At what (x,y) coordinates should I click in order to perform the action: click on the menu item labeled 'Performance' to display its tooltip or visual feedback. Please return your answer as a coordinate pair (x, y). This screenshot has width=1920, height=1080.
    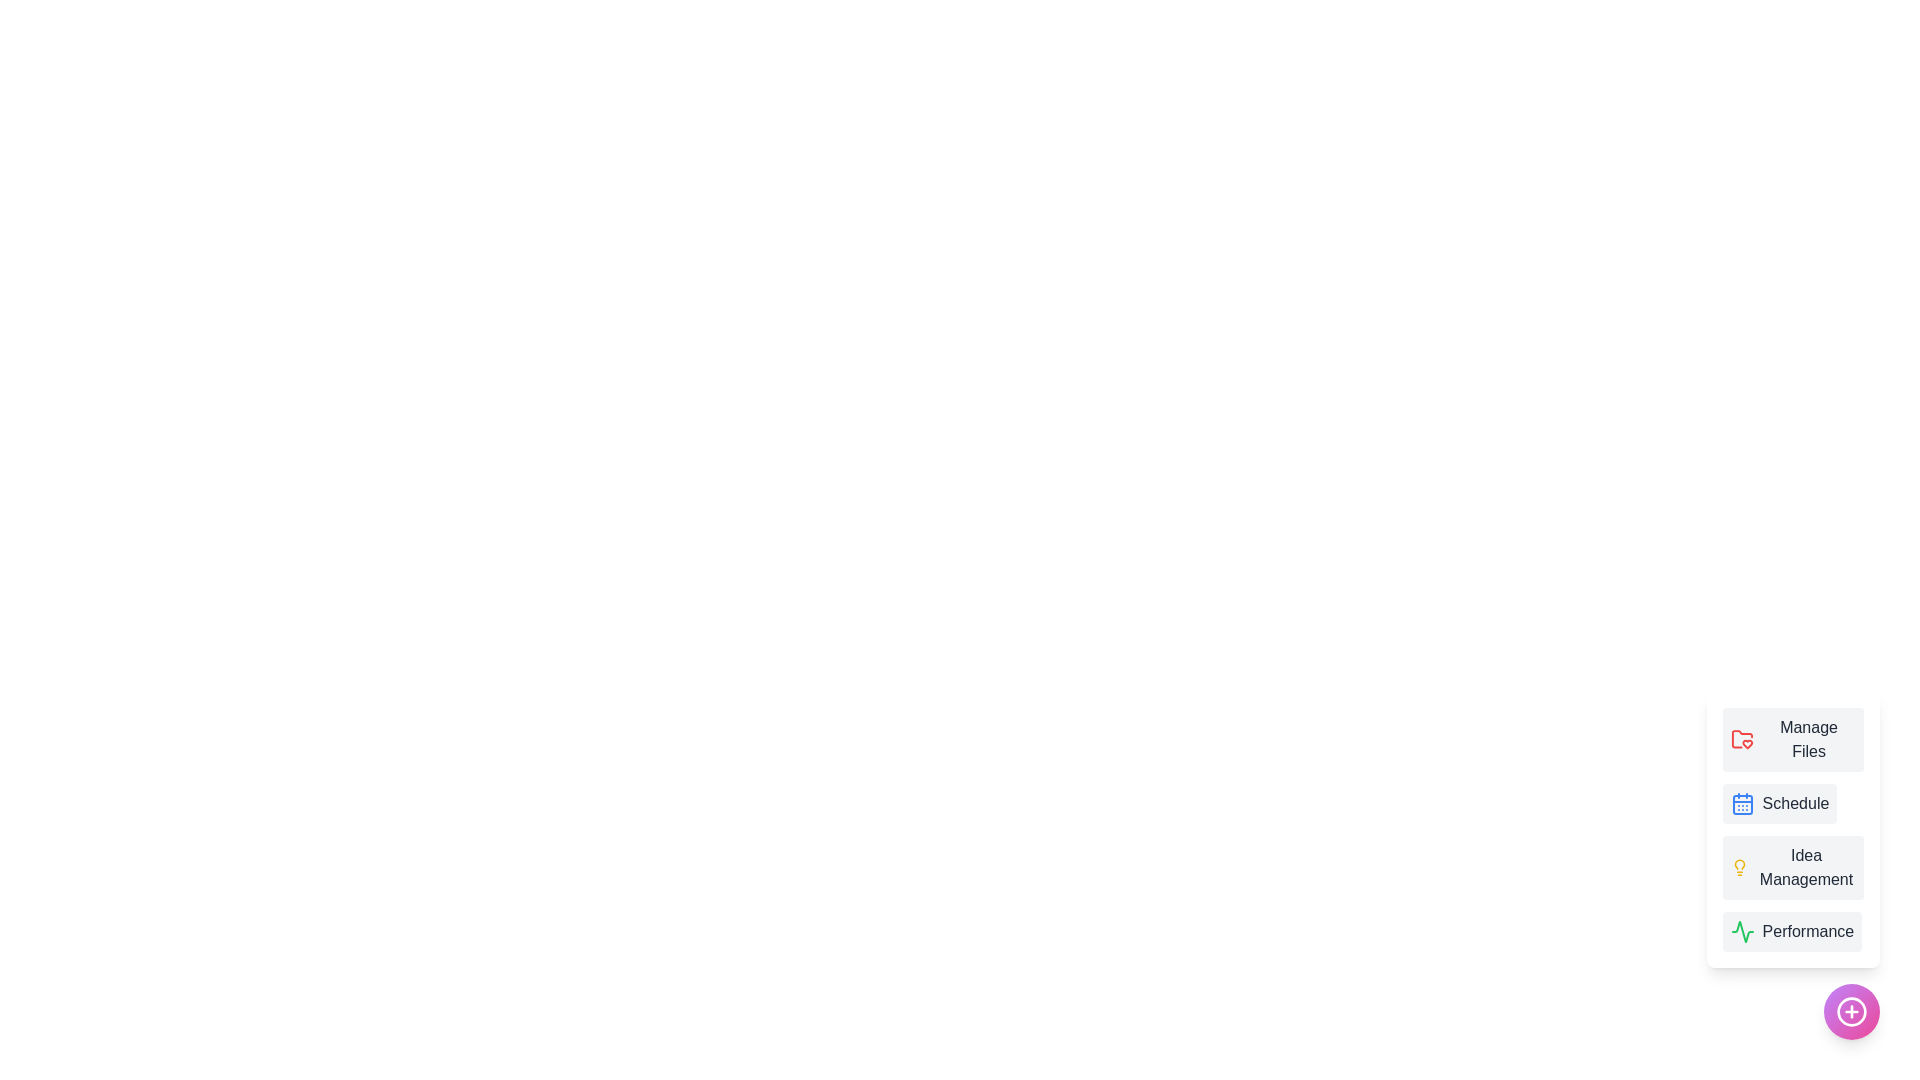
    Looking at the image, I should click on (1792, 932).